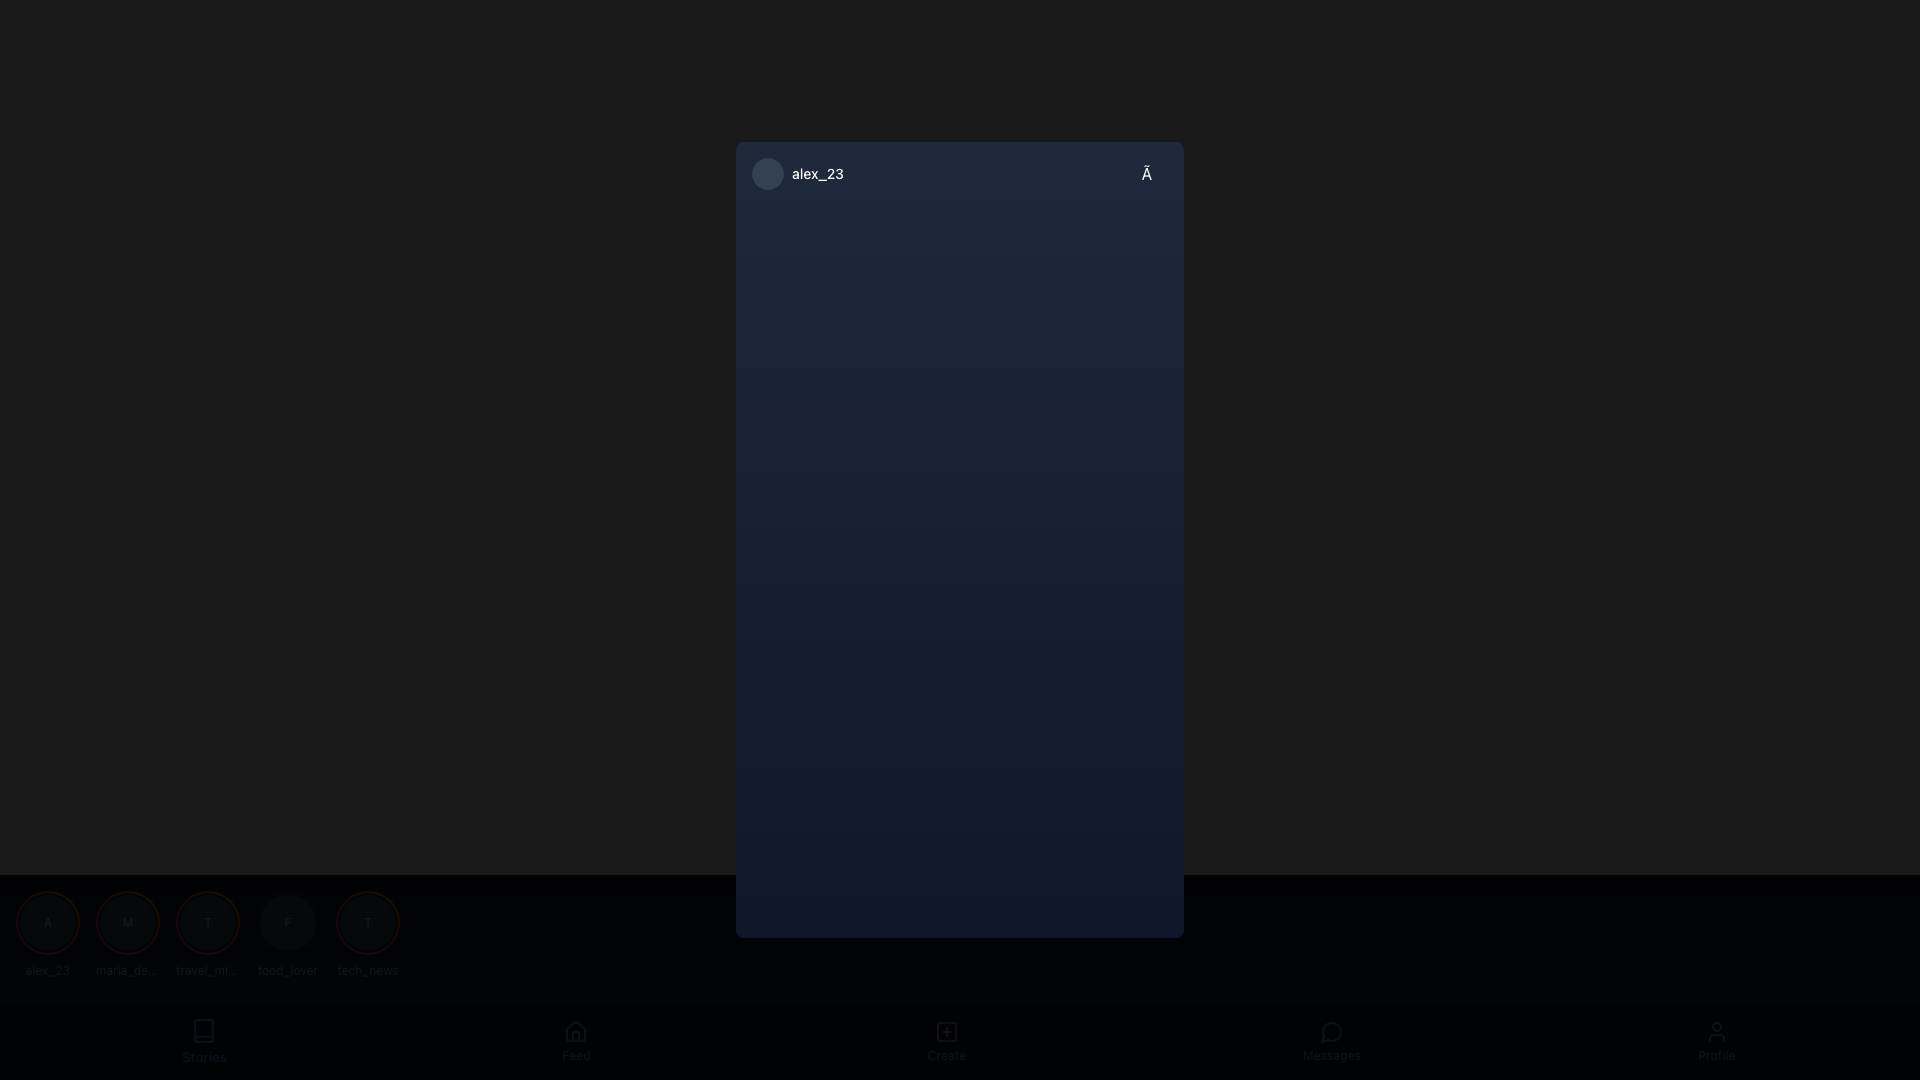 This screenshot has height=1080, width=1920. I want to click on the clickable avatar labeled 'food_lover', which is the fourth item in a horizontally scrollable list, so click(287, 934).